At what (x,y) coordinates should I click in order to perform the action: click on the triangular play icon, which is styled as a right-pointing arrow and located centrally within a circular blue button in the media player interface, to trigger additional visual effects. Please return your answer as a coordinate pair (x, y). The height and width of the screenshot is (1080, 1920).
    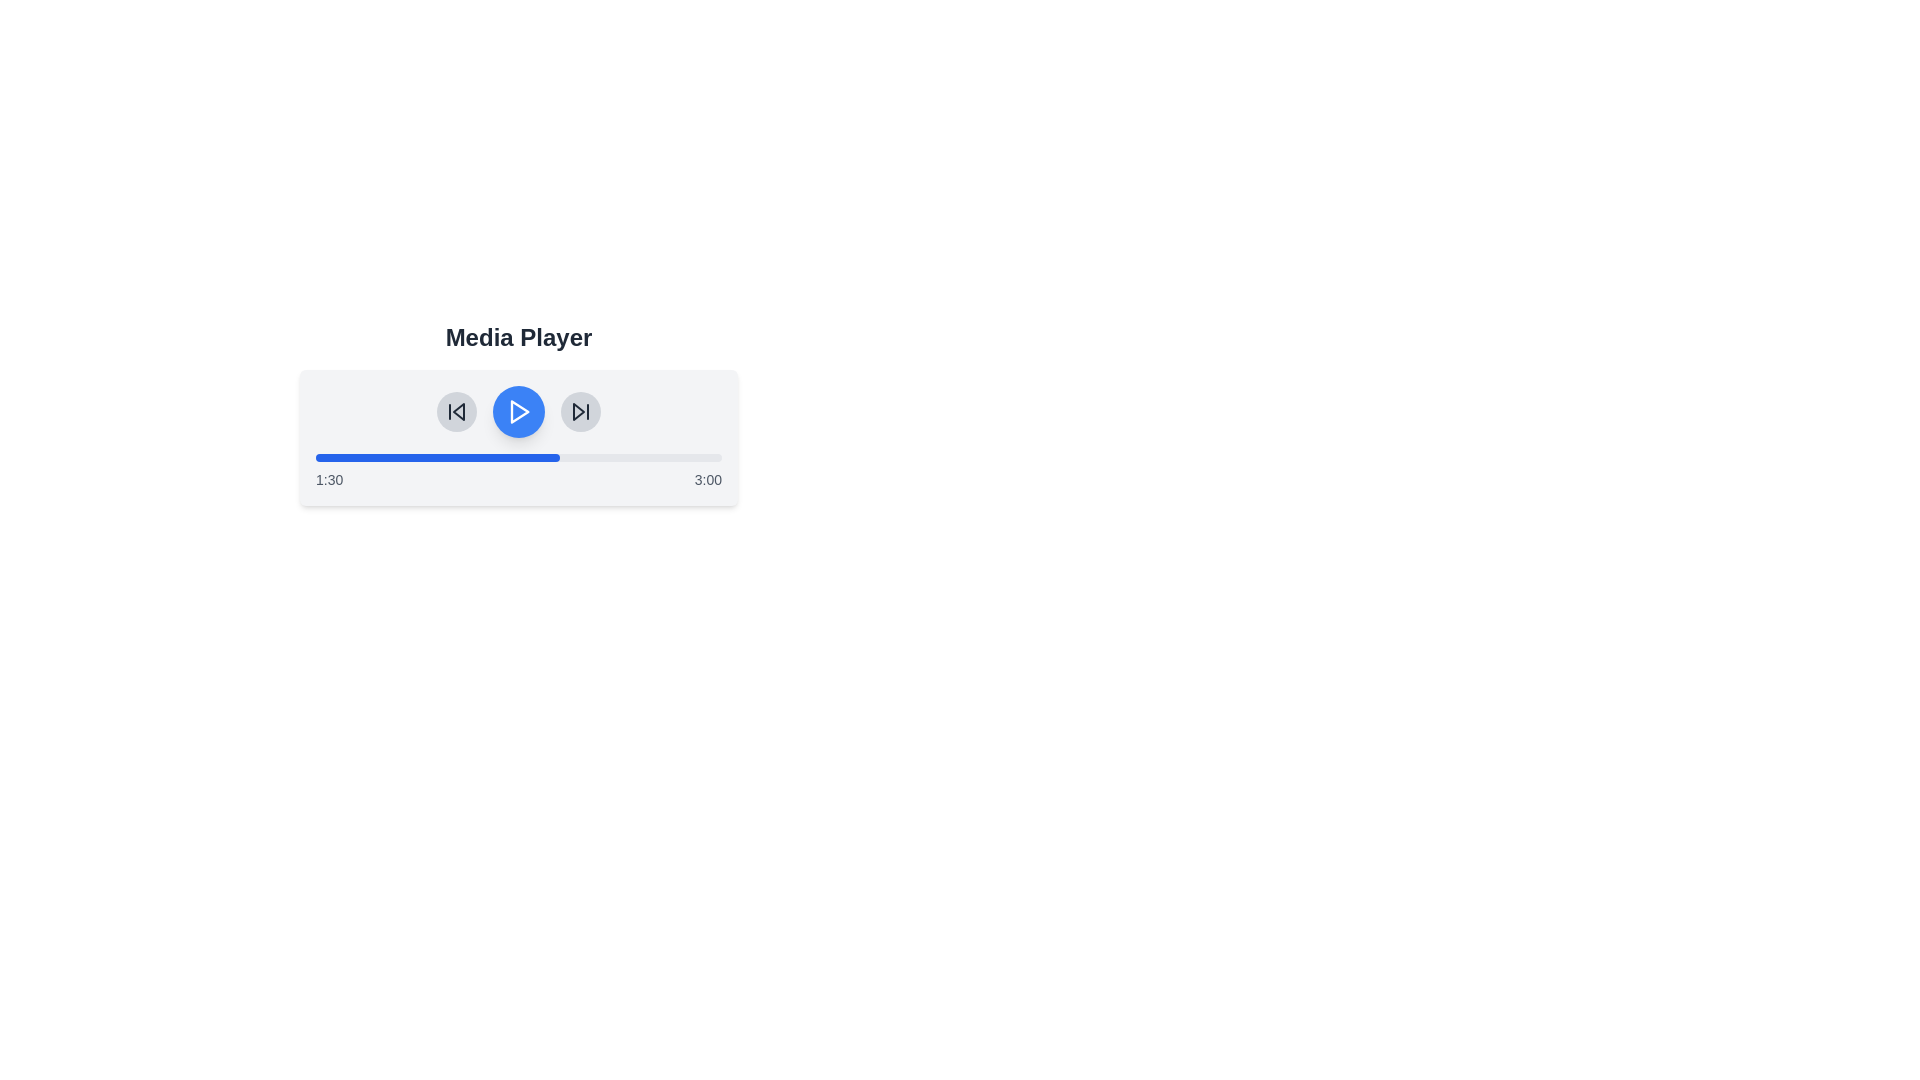
    Looking at the image, I should click on (518, 411).